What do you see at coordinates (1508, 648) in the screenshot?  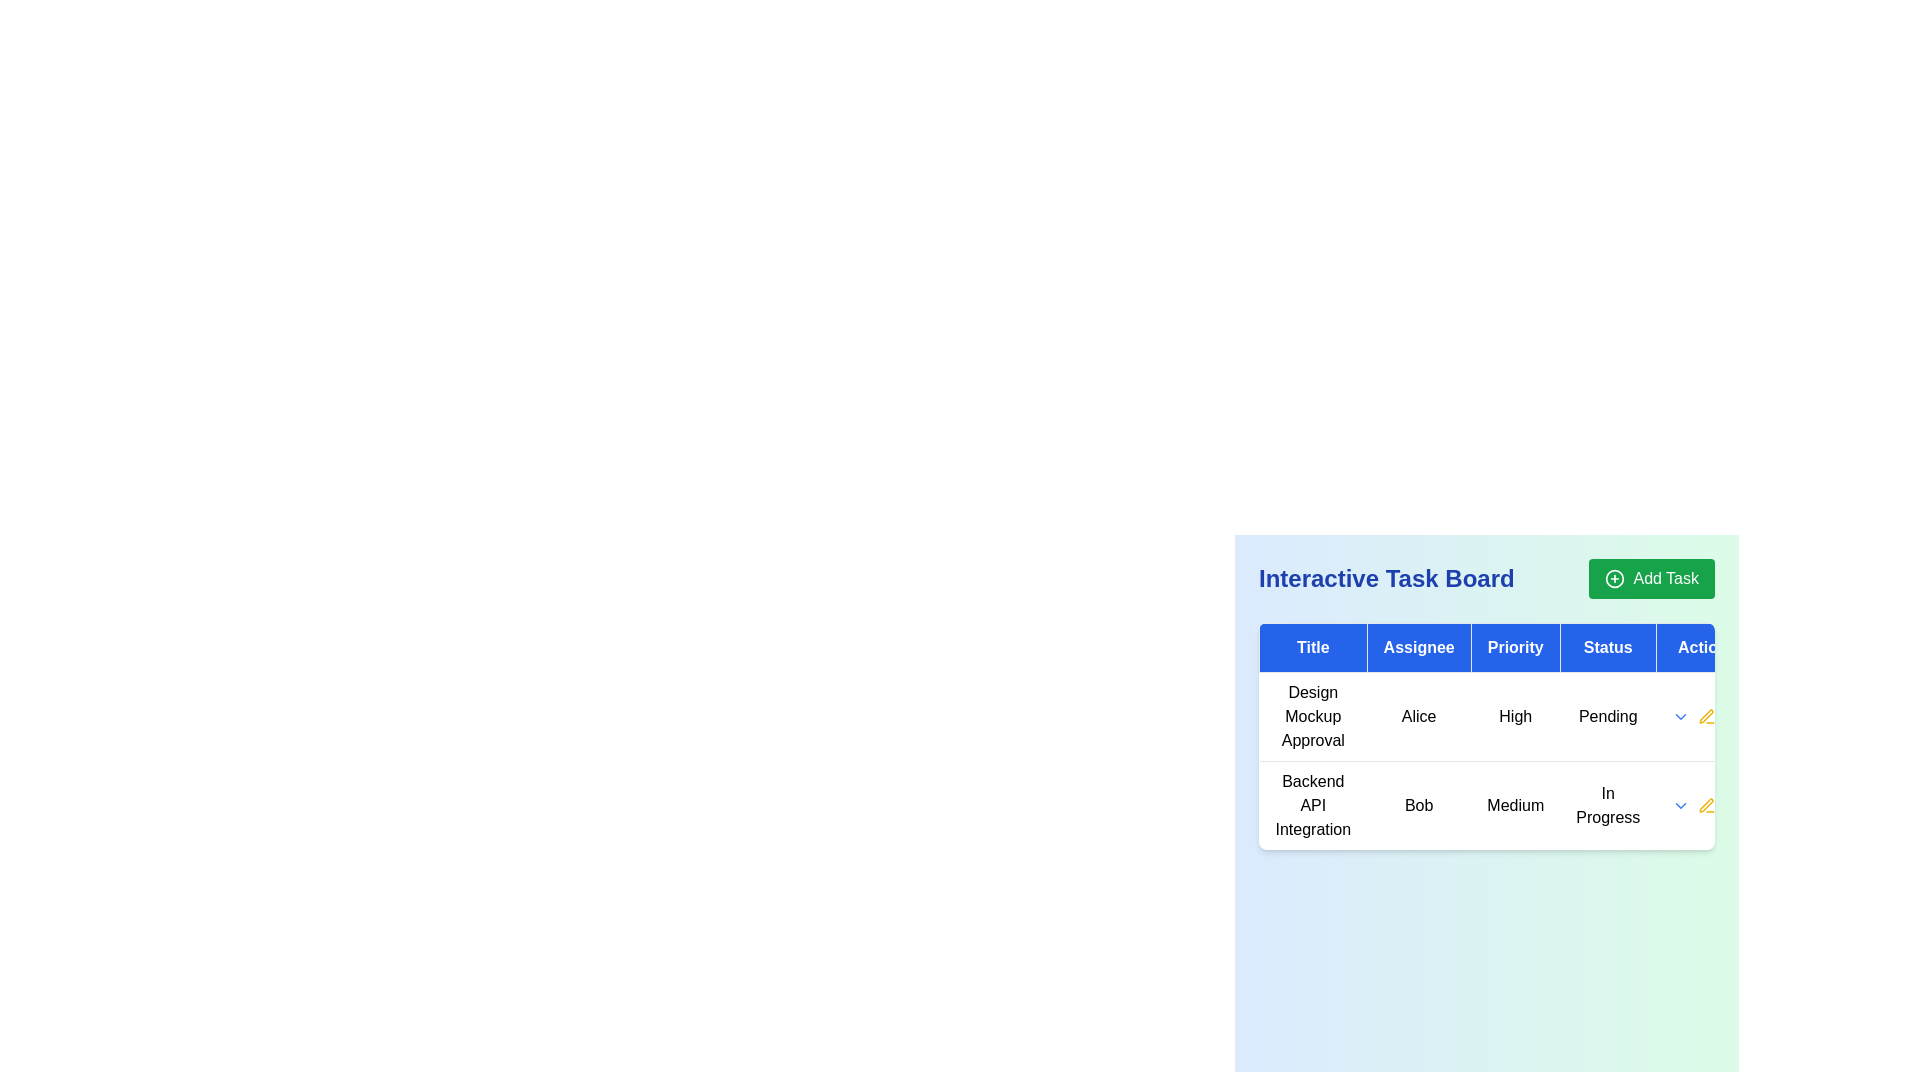 I see `text content of the blue rectangular header cell labeled 'Priority', which is the third header cell in the table row` at bounding box center [1508, 648].